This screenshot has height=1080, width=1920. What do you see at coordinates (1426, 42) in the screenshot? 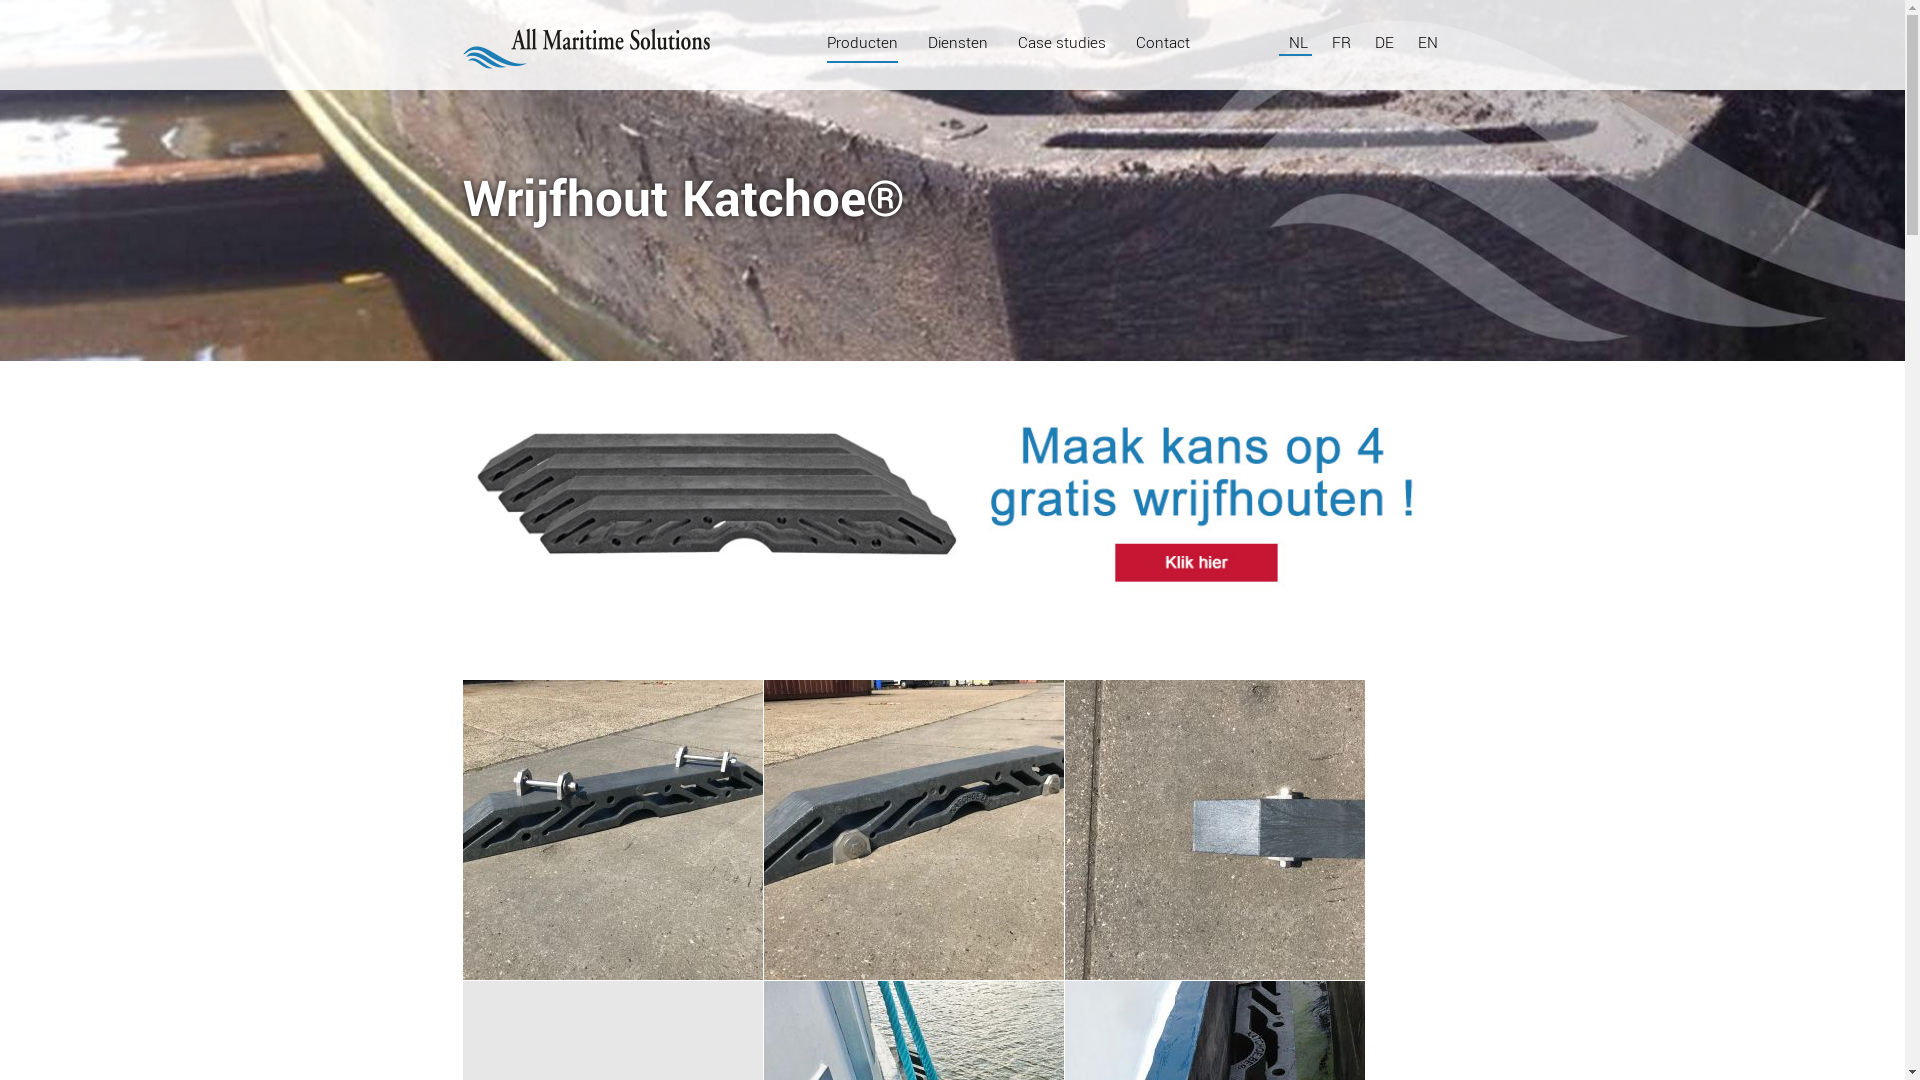
I see `'EN'` at bounding box center [1426, 42].